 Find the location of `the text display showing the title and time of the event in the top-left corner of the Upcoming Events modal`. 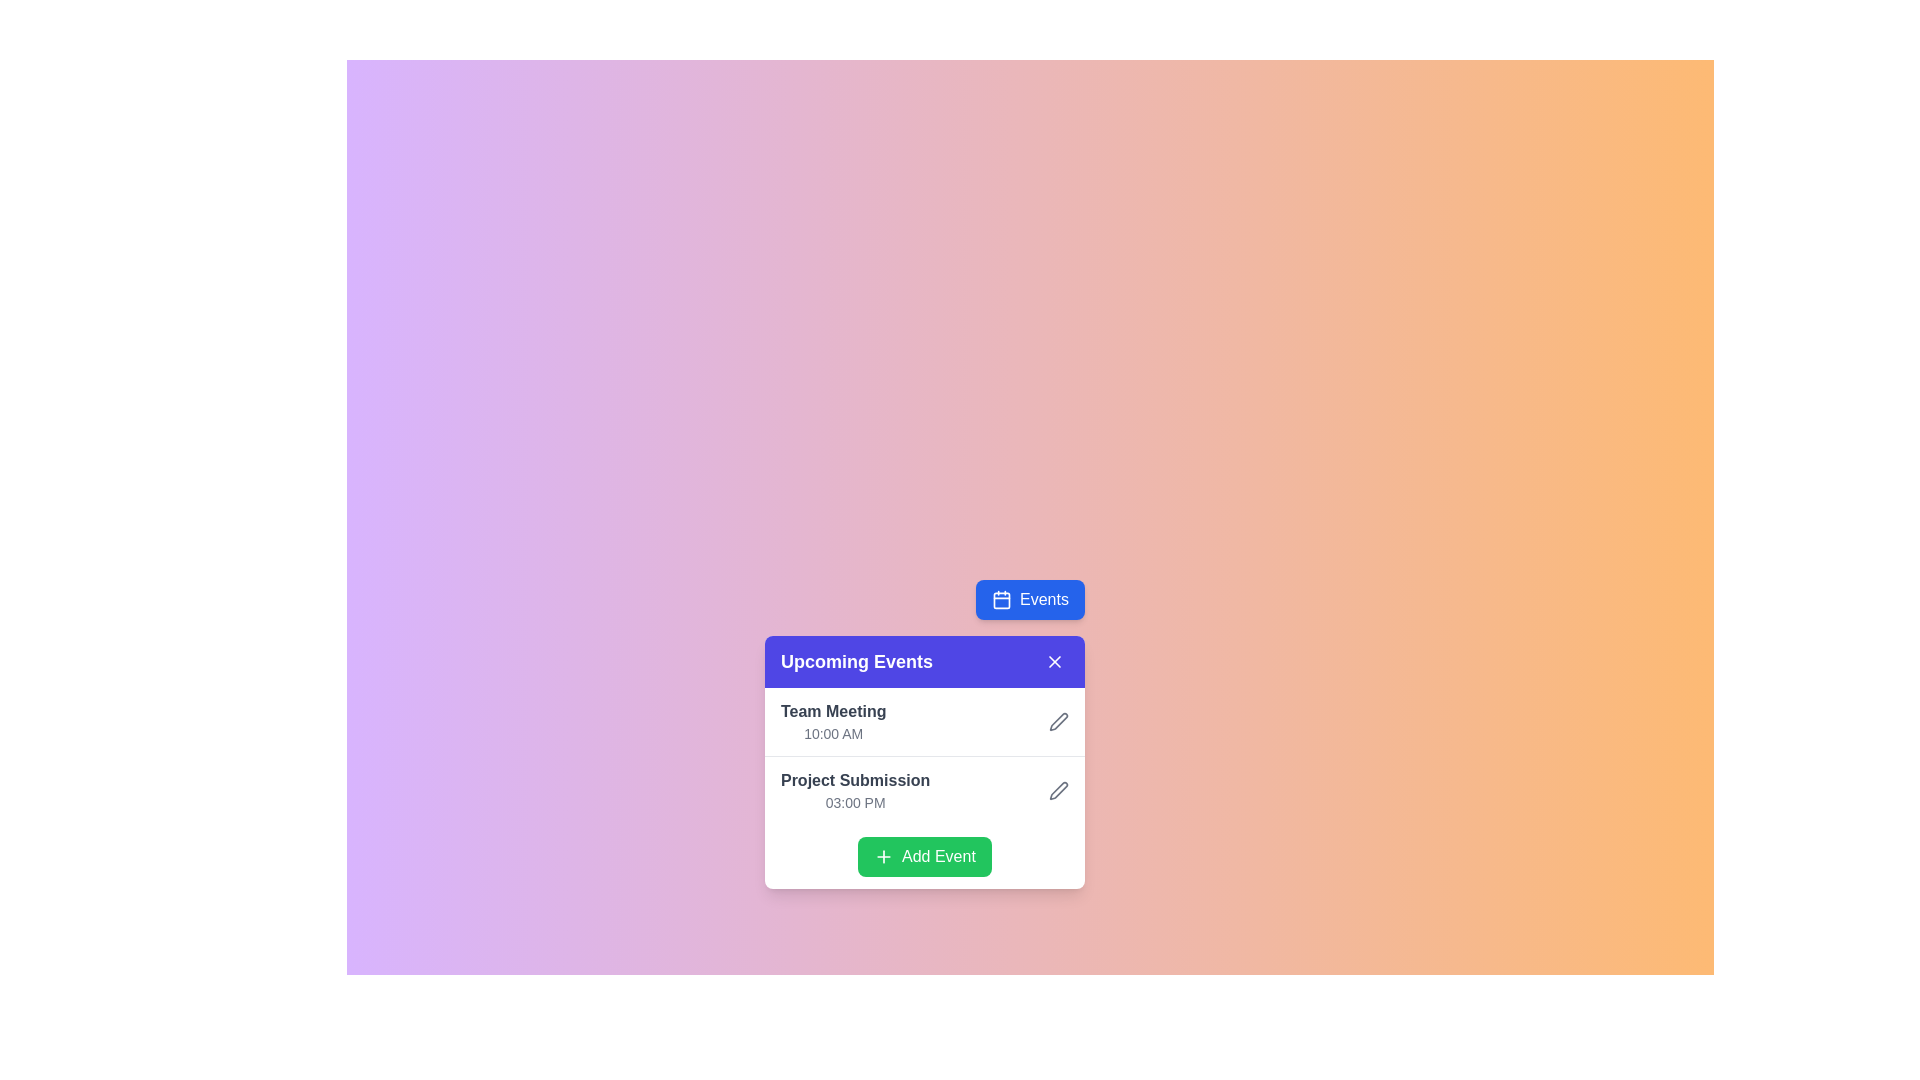

the text display showing the title and time of the event in the top-left corner of the Upcoming Events modal is located at coordinates (833, 721).